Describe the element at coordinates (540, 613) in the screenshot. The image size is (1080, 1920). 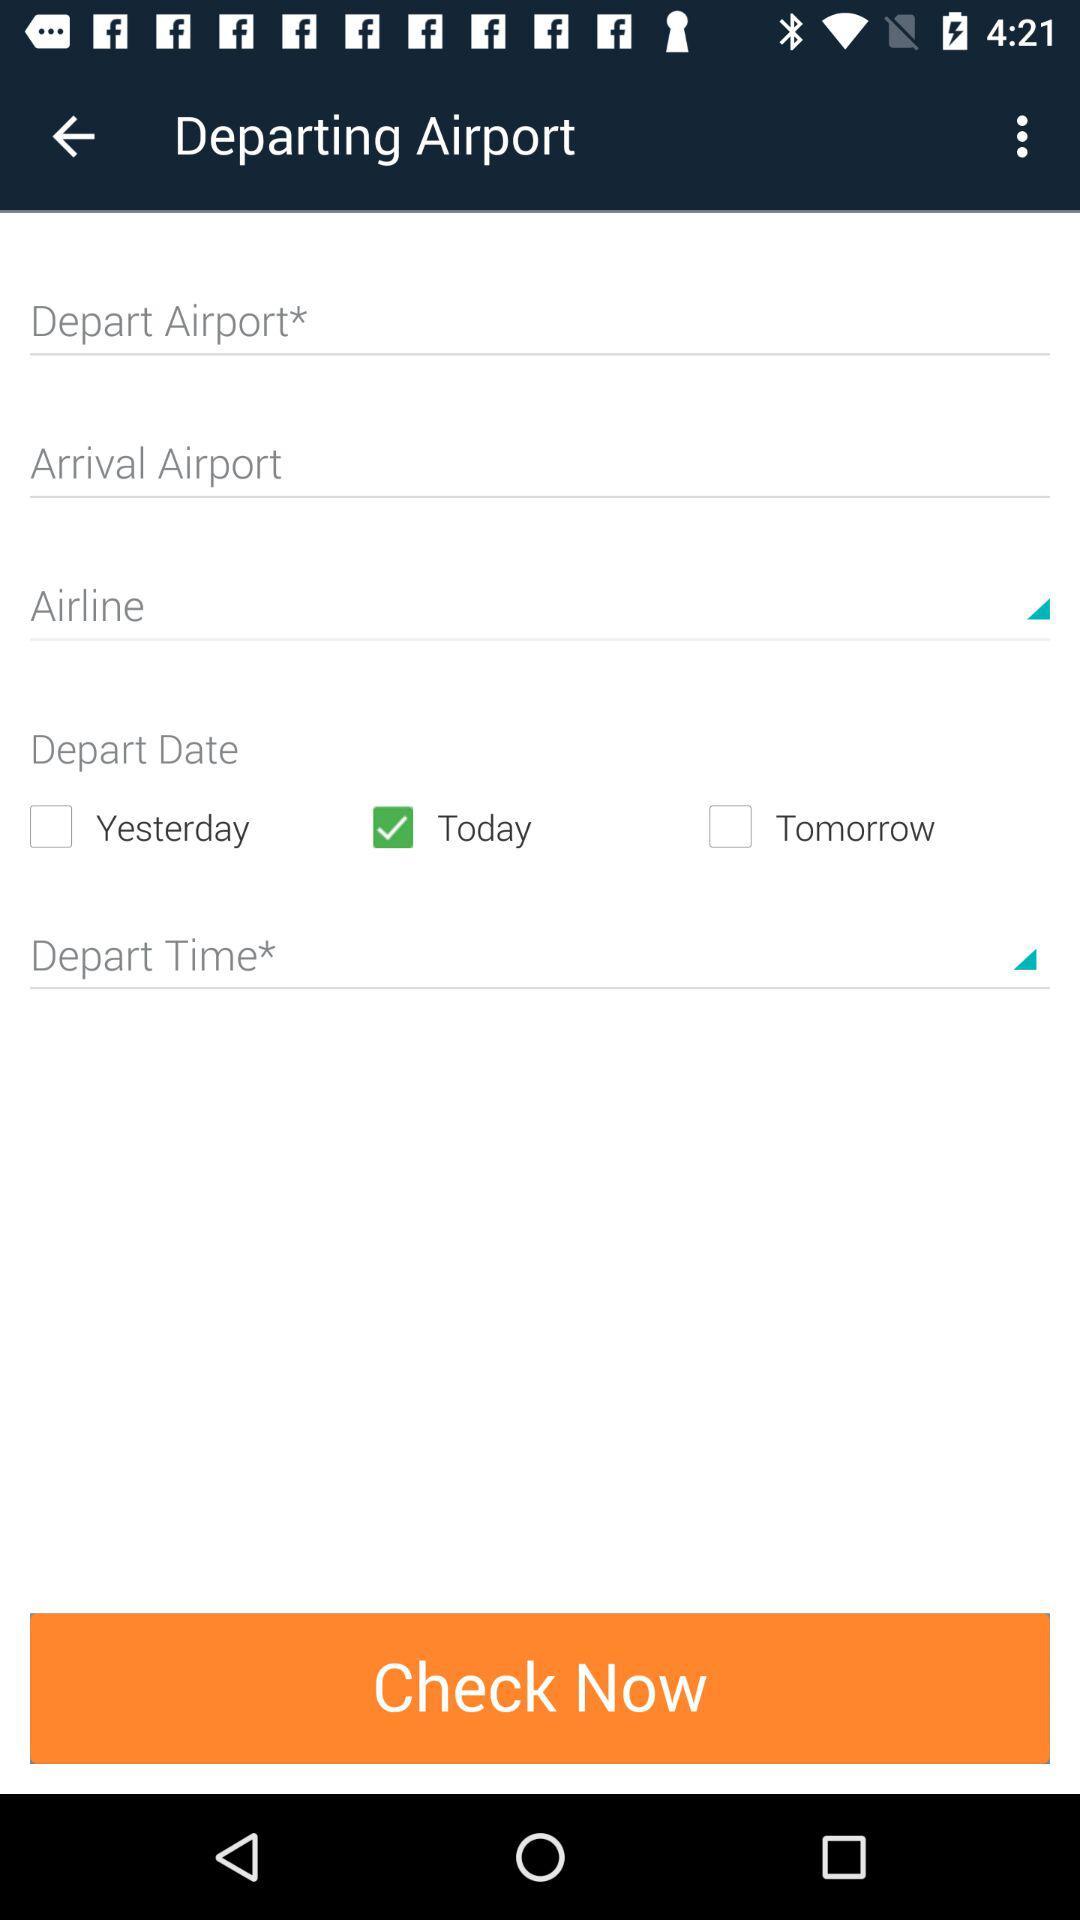
I see `type airline to fly` at that location.